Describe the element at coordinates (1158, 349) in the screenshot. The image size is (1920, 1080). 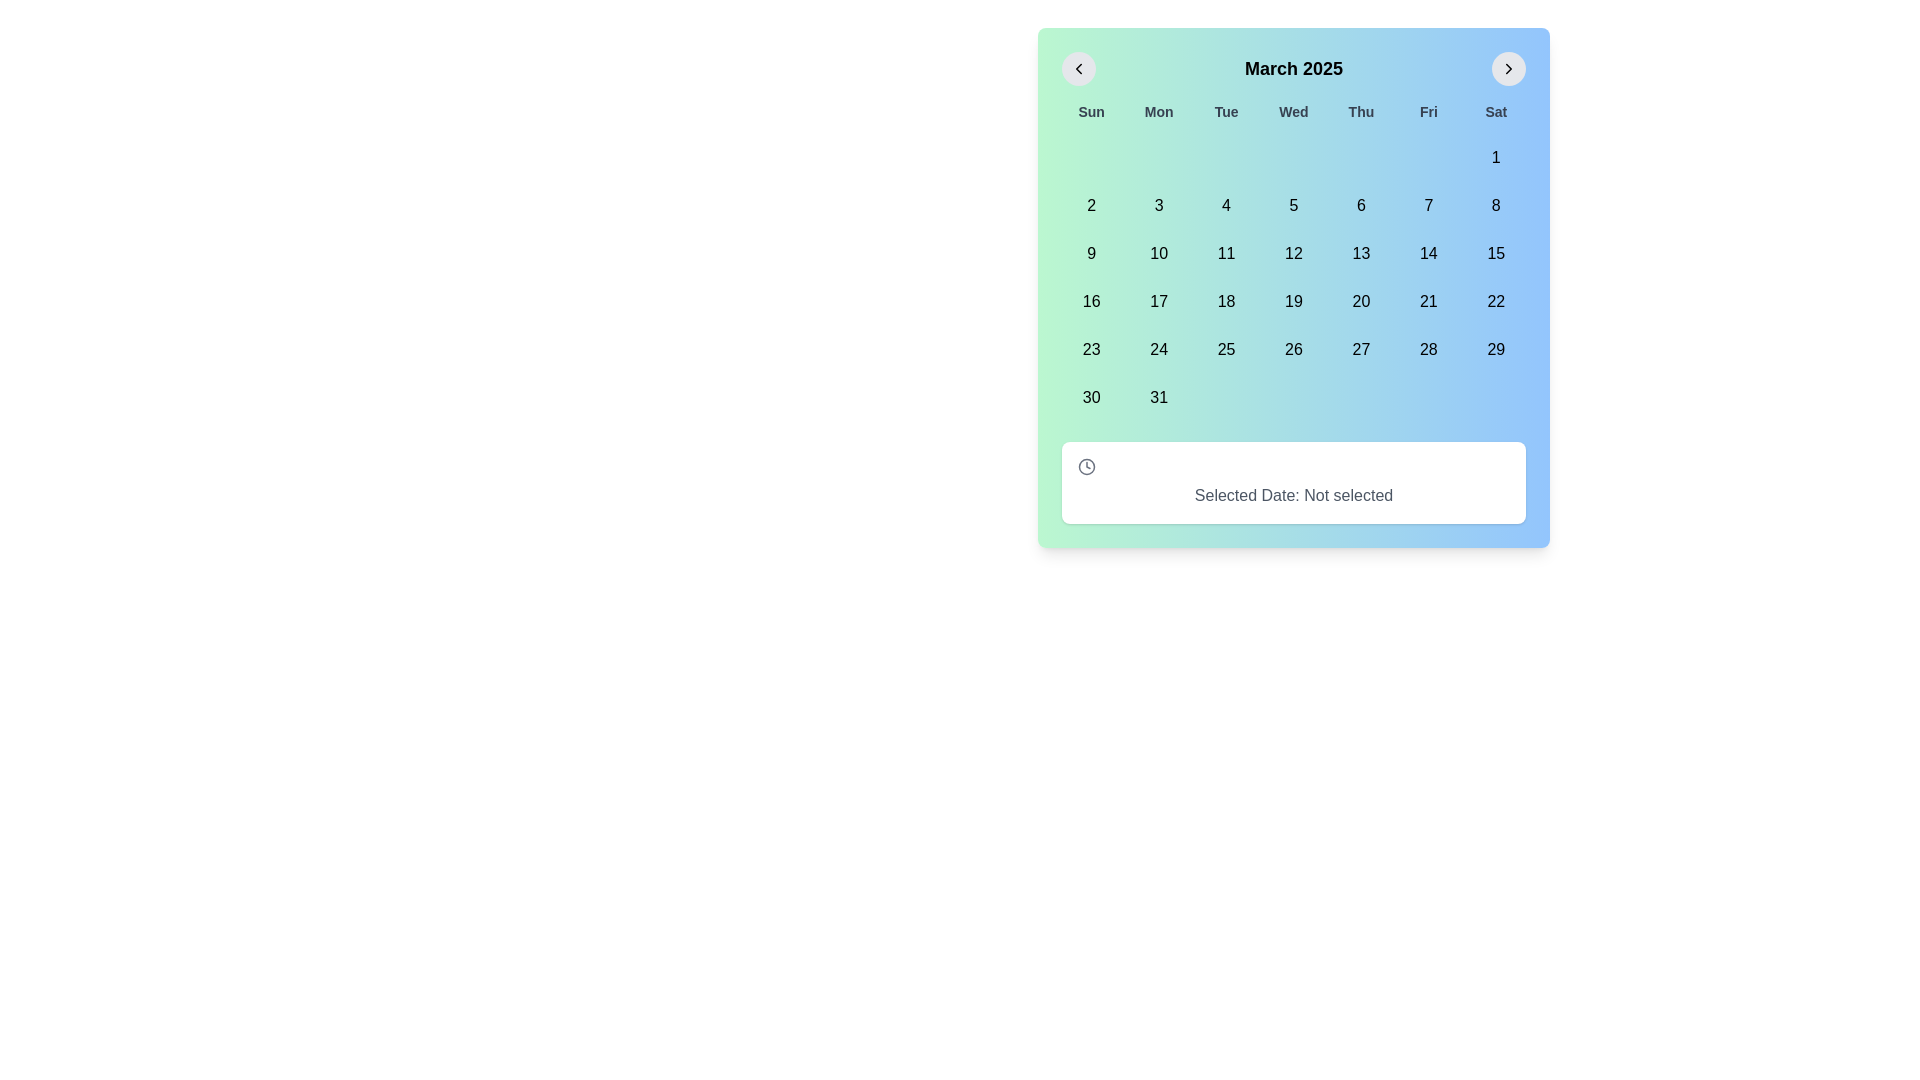
I see `the date selector button located in the fourth row and fourth column of the calendar for March 2025` at that location.